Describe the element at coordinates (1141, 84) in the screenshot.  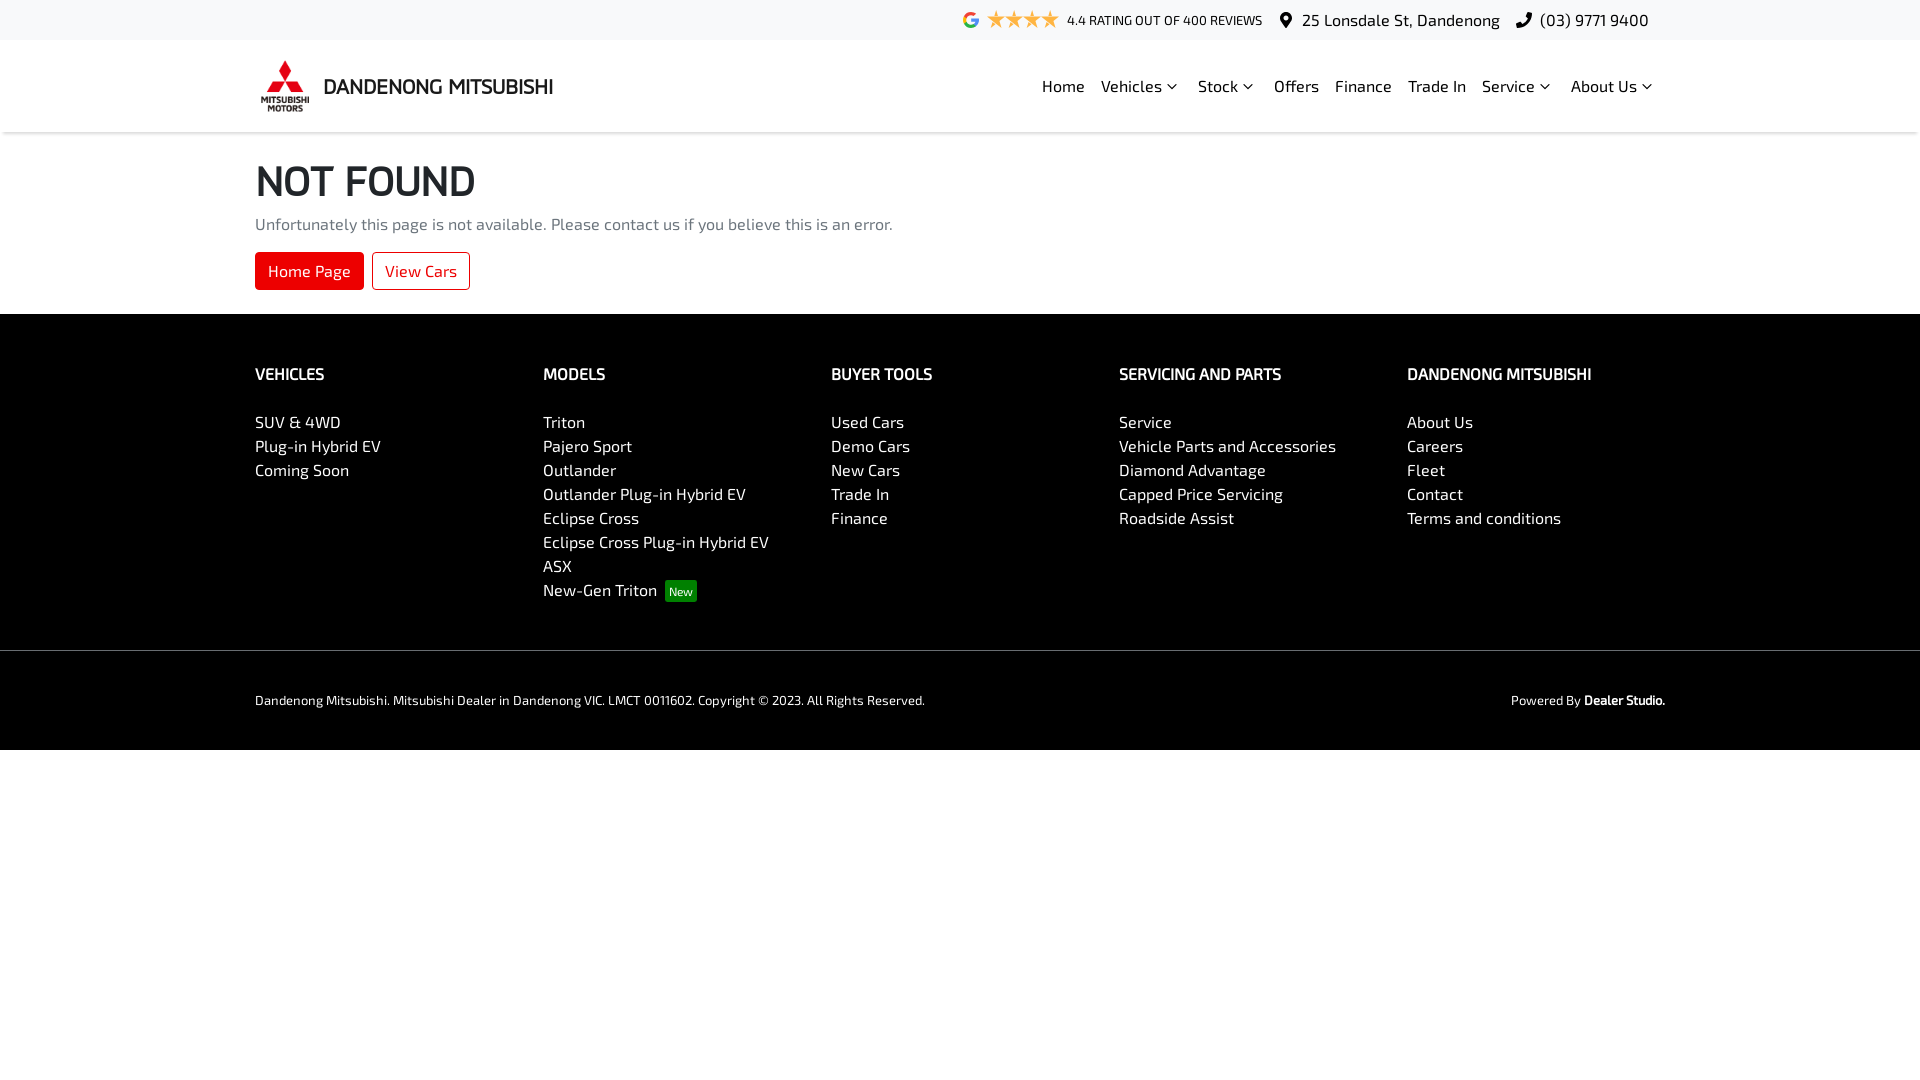
I see `'Vehicles'` at that location.